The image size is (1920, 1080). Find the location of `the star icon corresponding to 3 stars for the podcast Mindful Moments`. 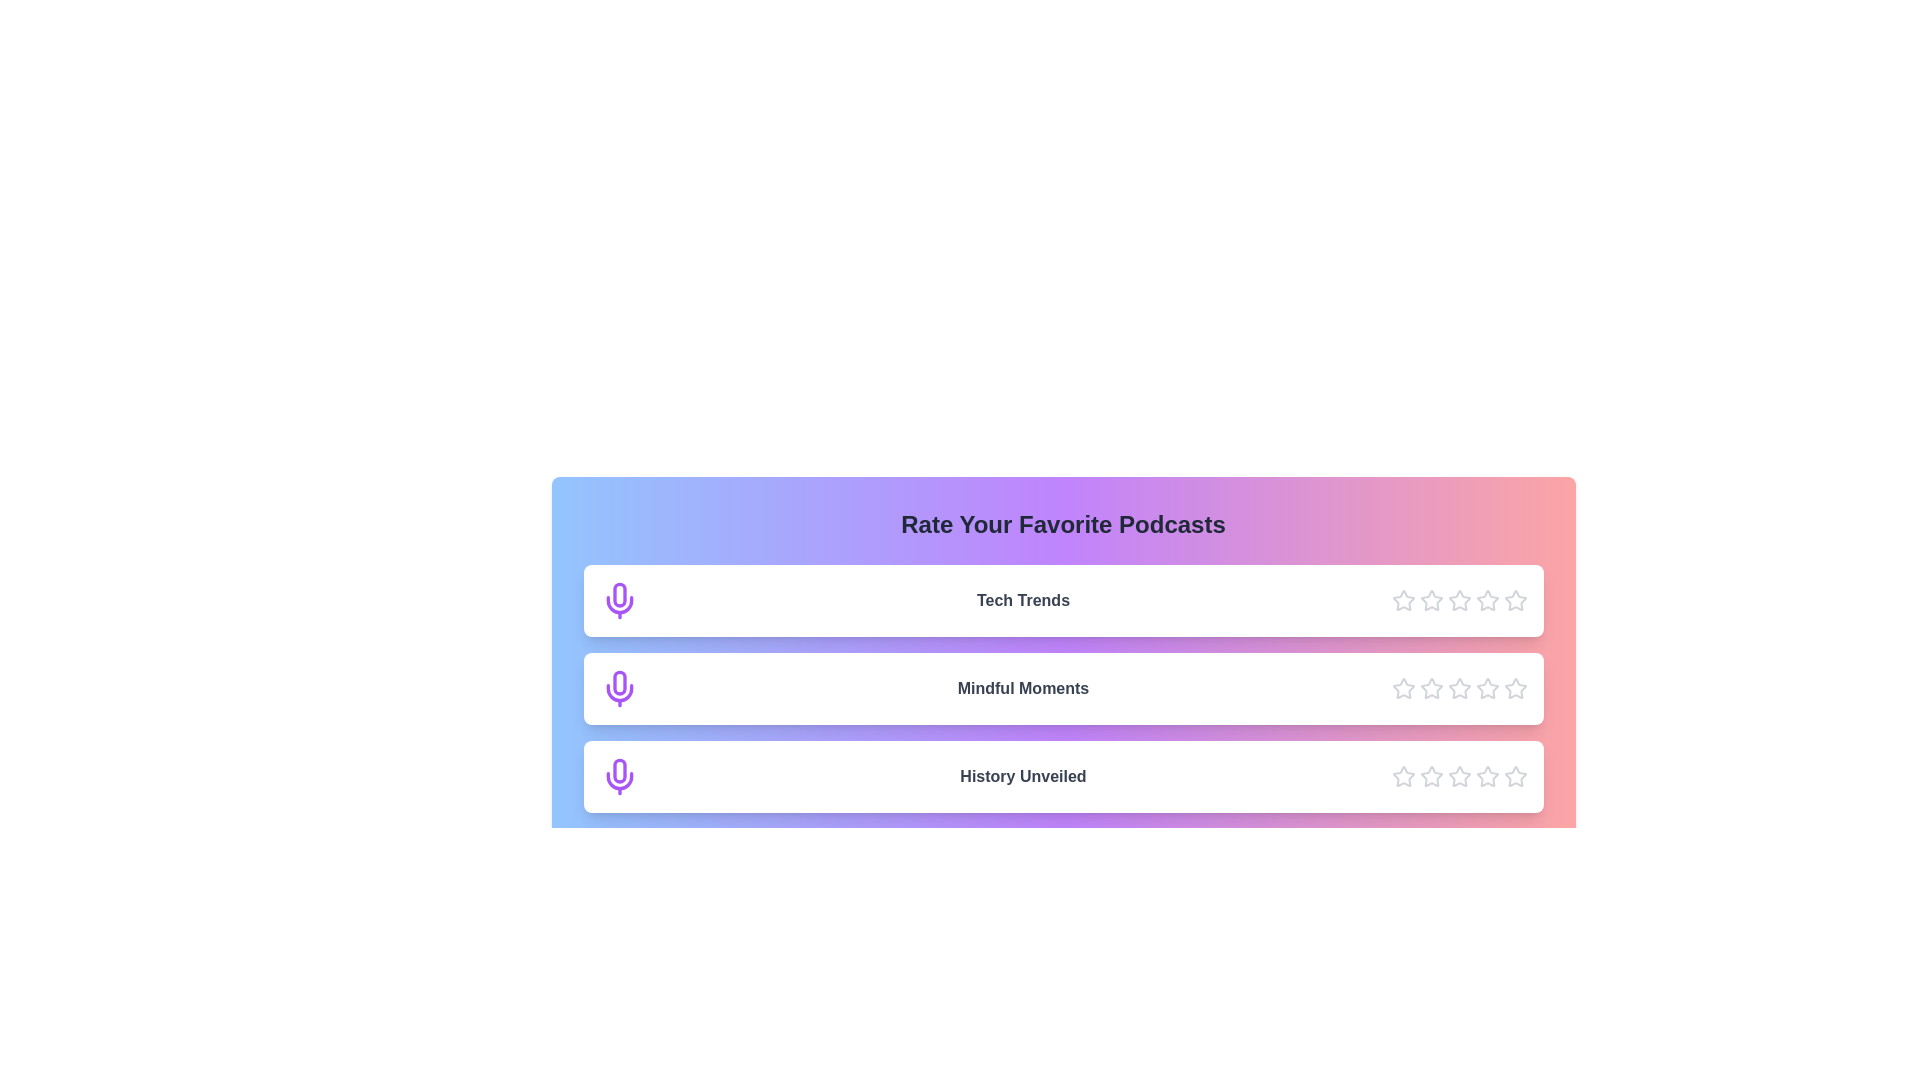

the star icon corresponding to 3 stars for the podcast Mindful Moments is located at coordinates (1459, 688).